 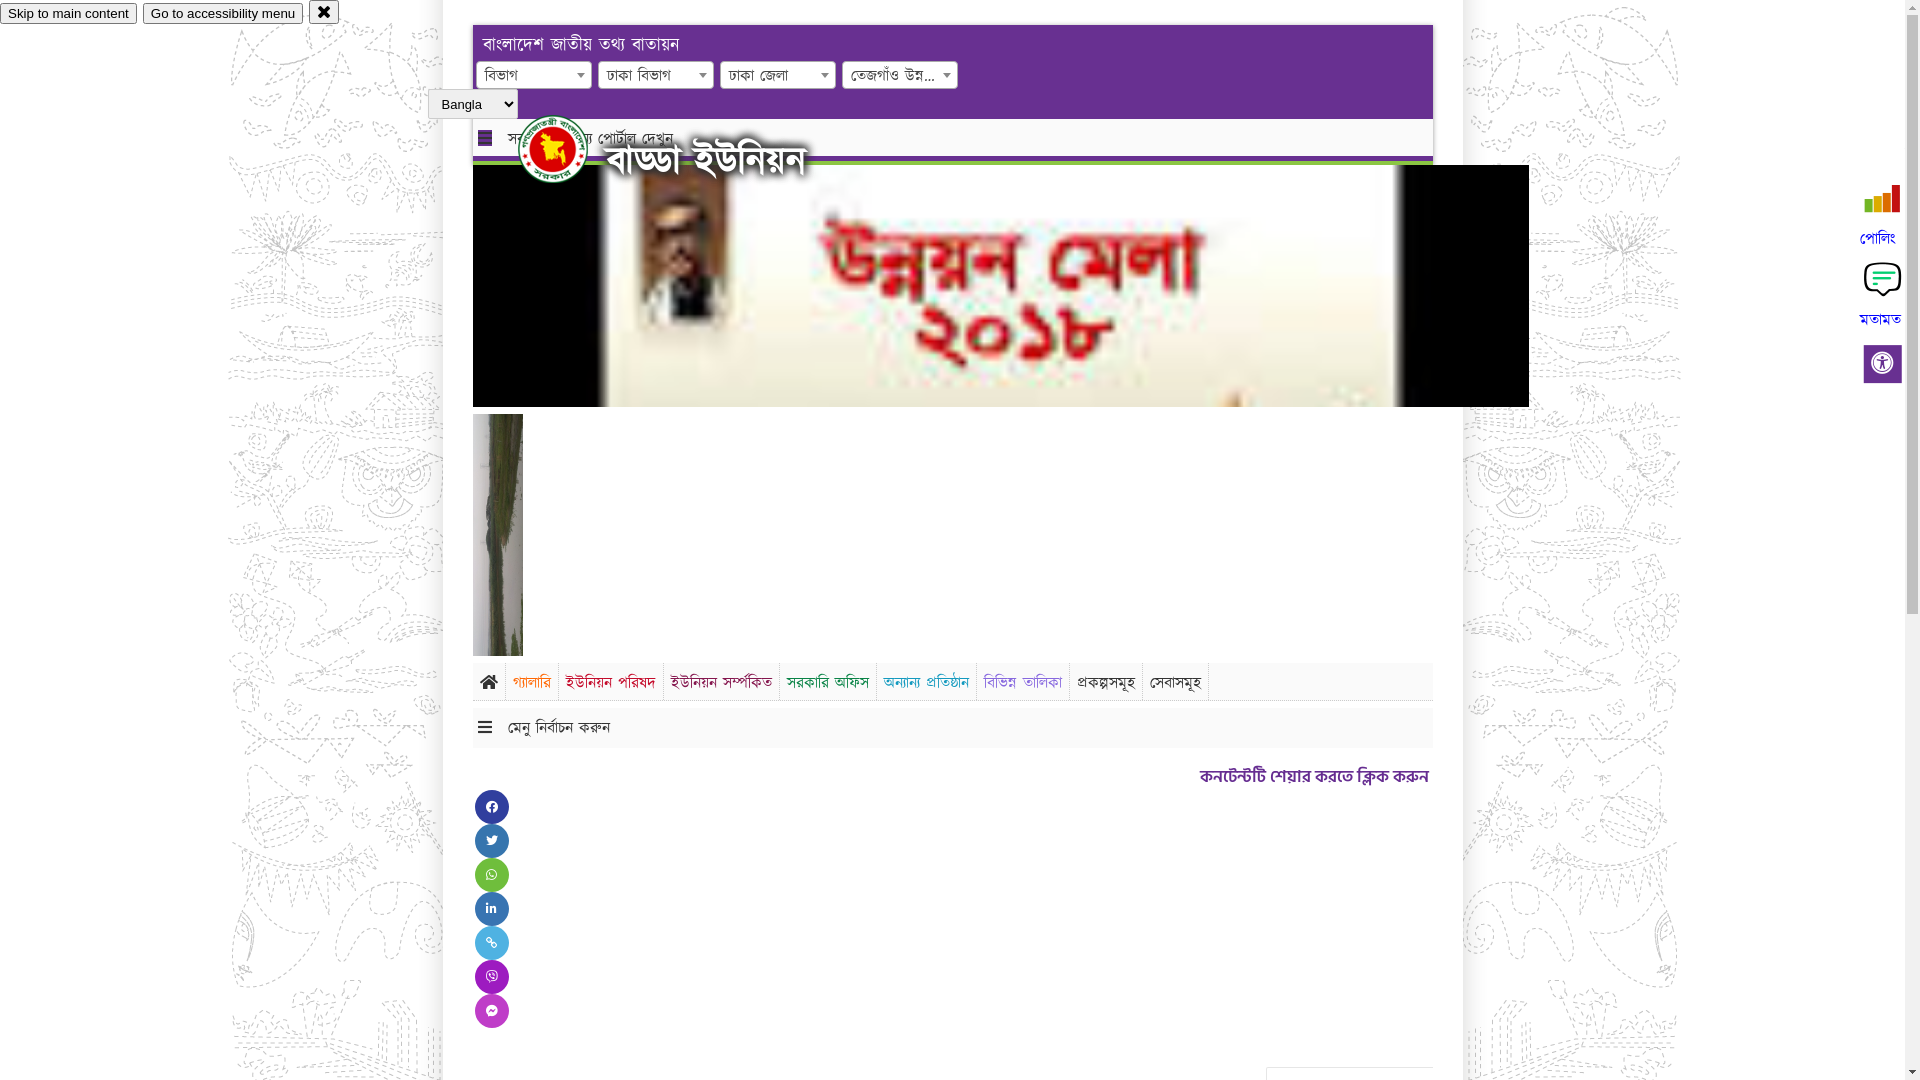 I want to click on ', so click(x=569, y=148).